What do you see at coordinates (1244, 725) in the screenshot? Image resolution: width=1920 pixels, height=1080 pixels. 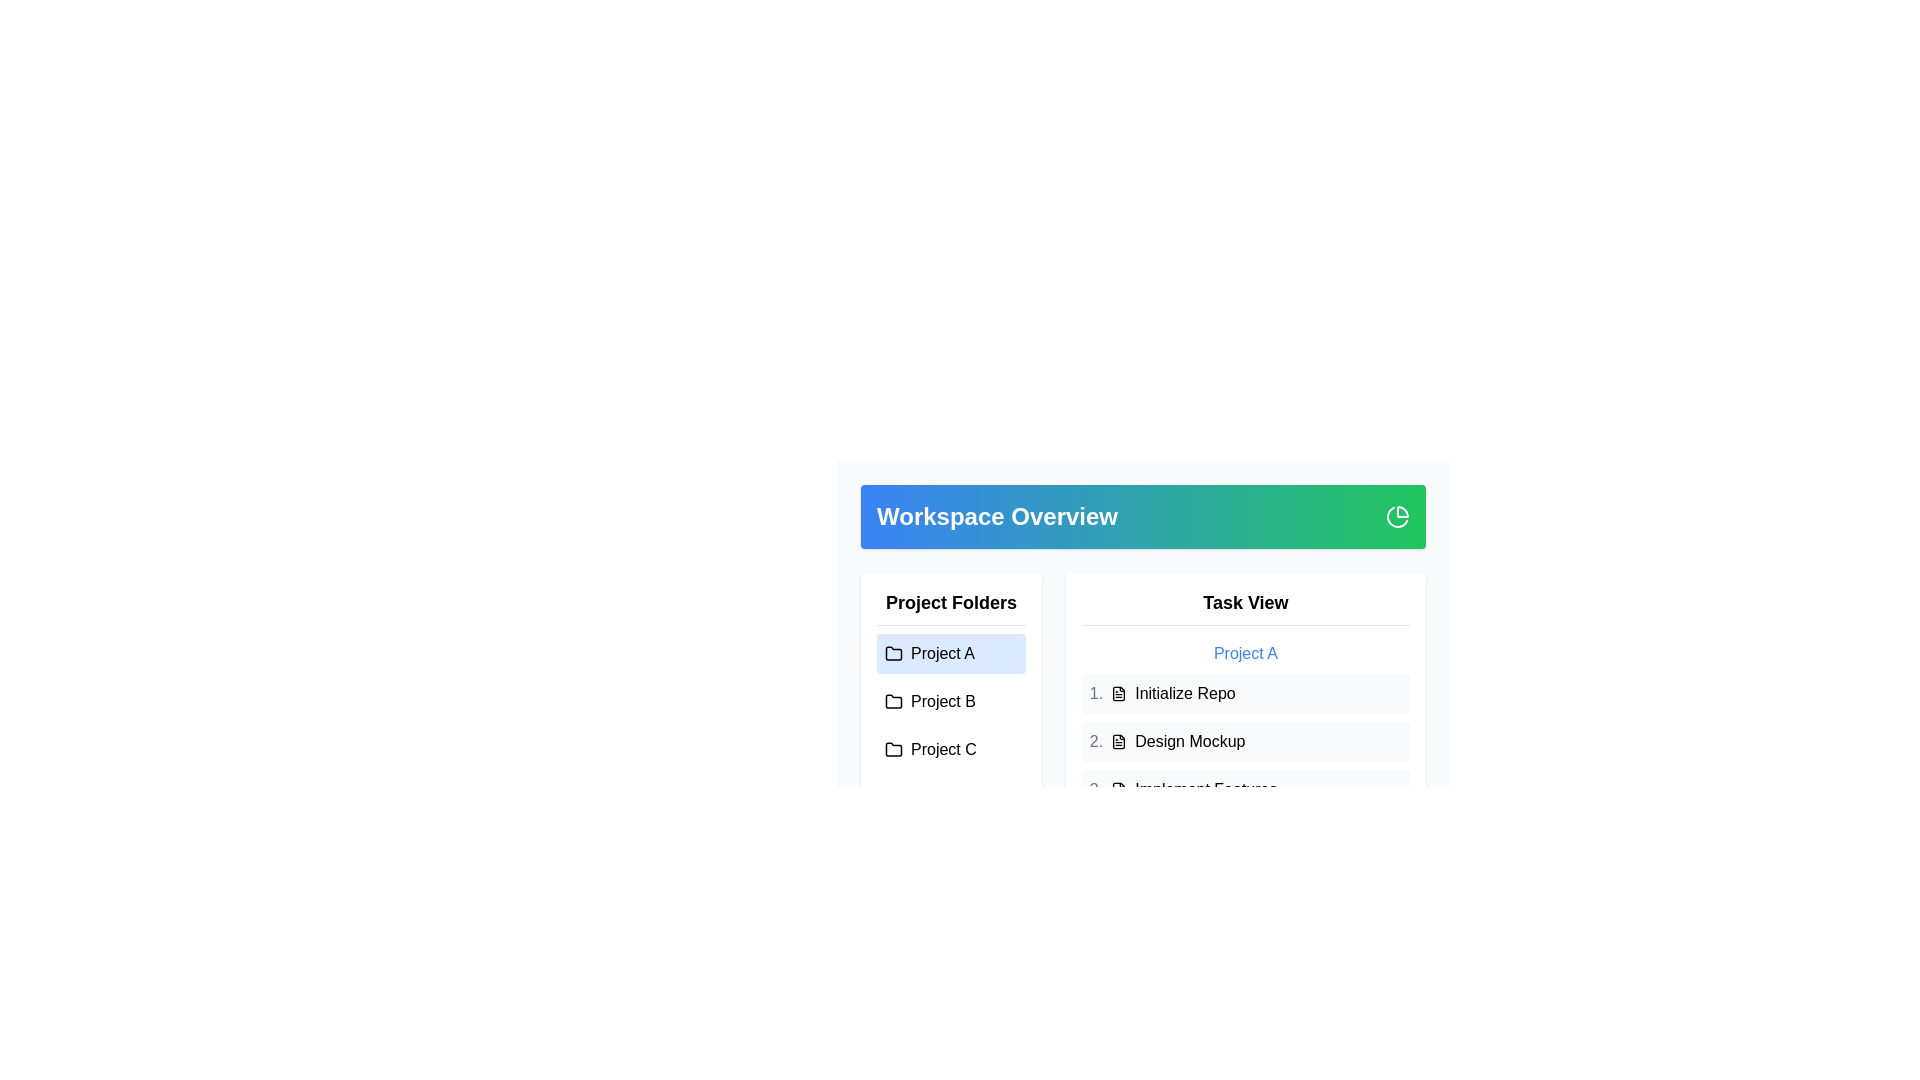 I see `the task item labeled 'Design Mockup' located in the 'Task View' panel under 'Project A' to focus or select it` at bounding box center [1244, 725].